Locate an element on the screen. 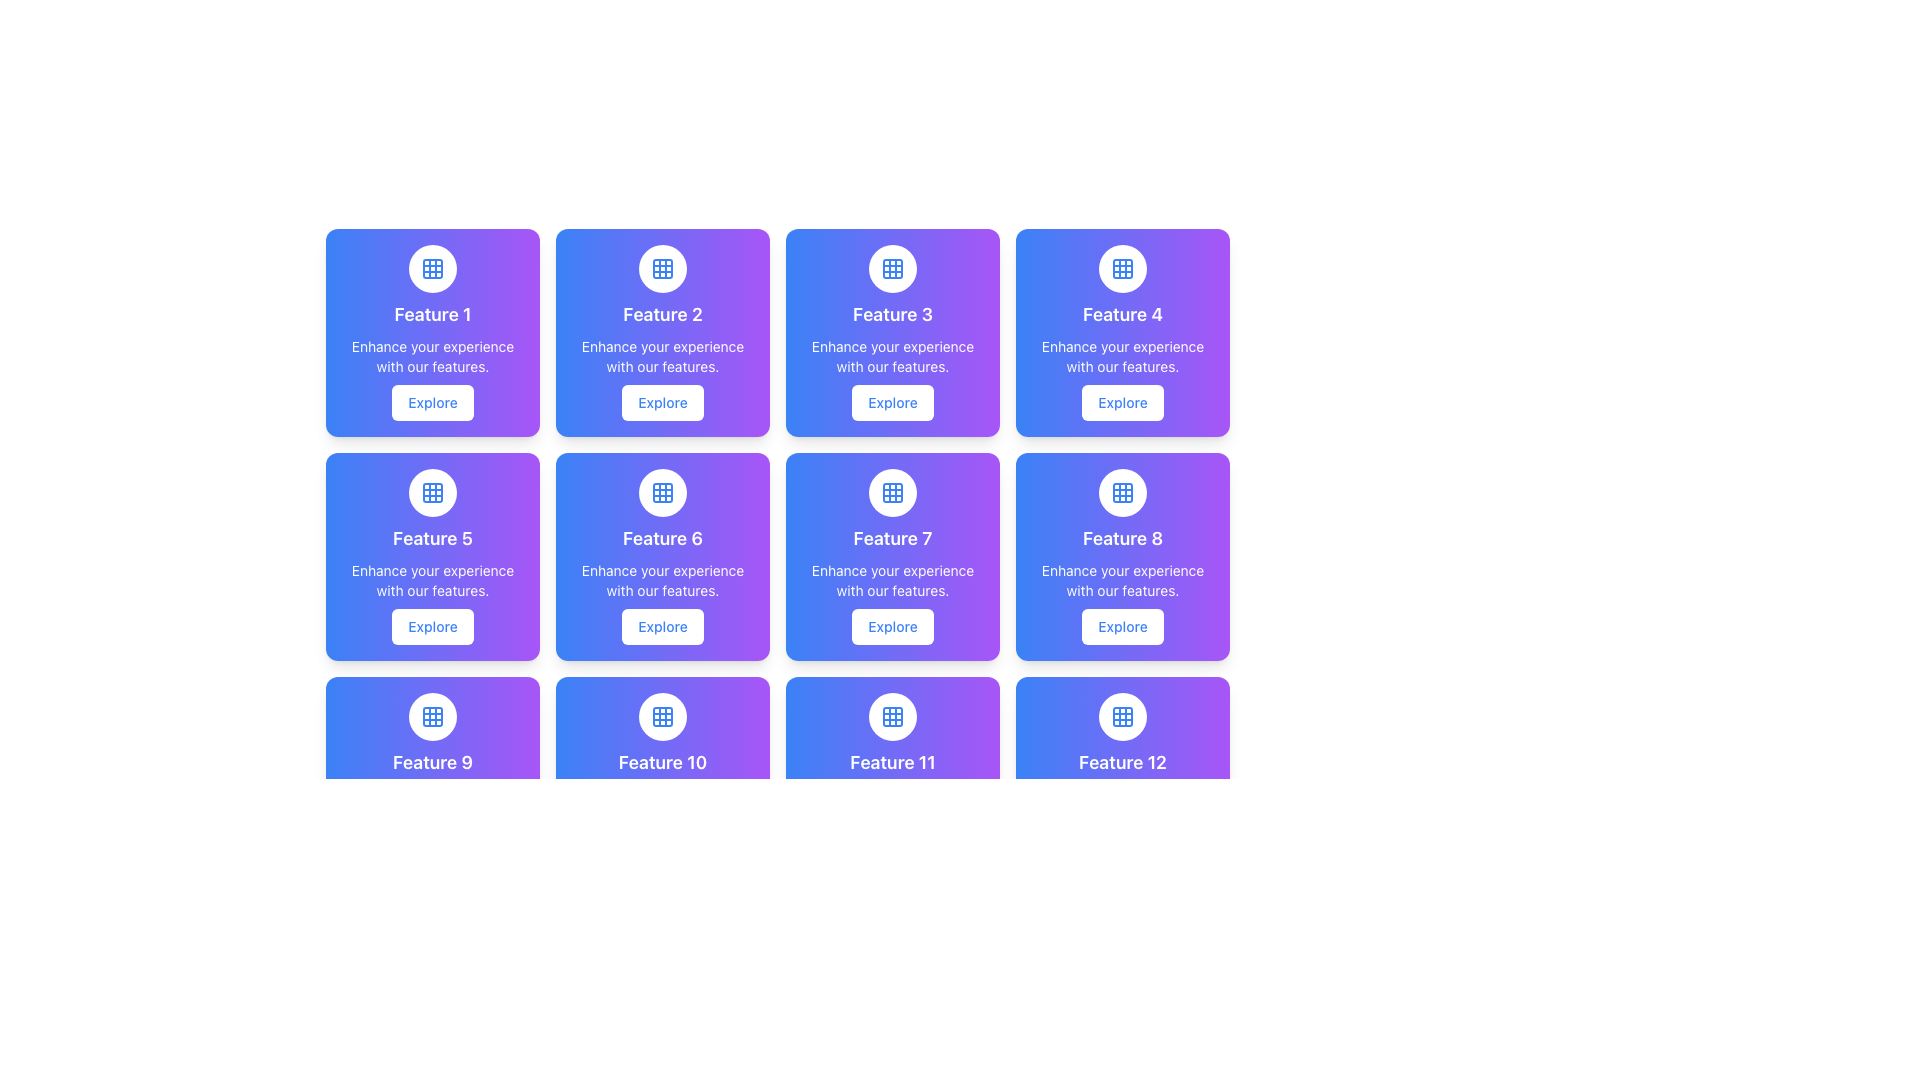 Image resolution: width=1920 pixels, height=1080 pixels. the title text of the tenth card in the grid of feature cards, located in the bottom row and second column from the left, to read it is located at coordinates (662, 763).